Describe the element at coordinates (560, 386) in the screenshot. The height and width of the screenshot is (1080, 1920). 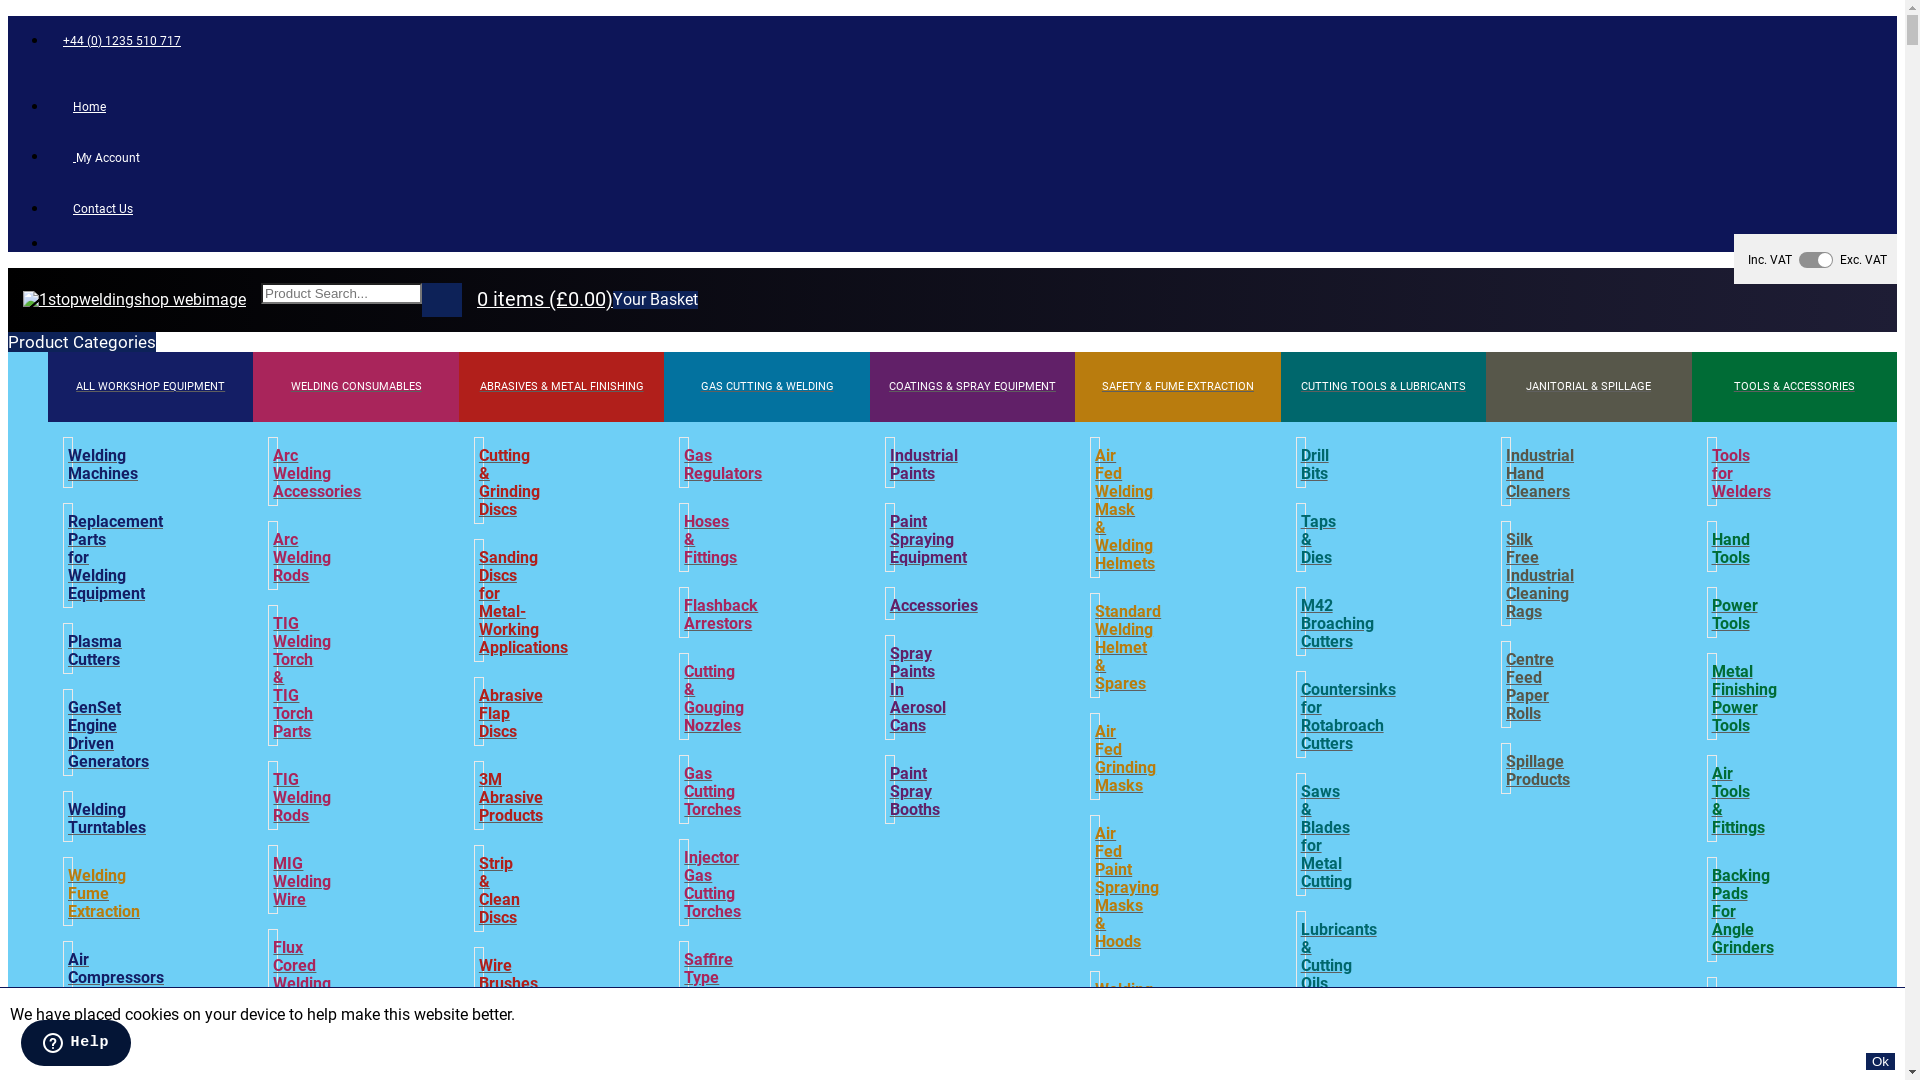
I see `'ABRASIVES & METAL FINISHING'` at that location.